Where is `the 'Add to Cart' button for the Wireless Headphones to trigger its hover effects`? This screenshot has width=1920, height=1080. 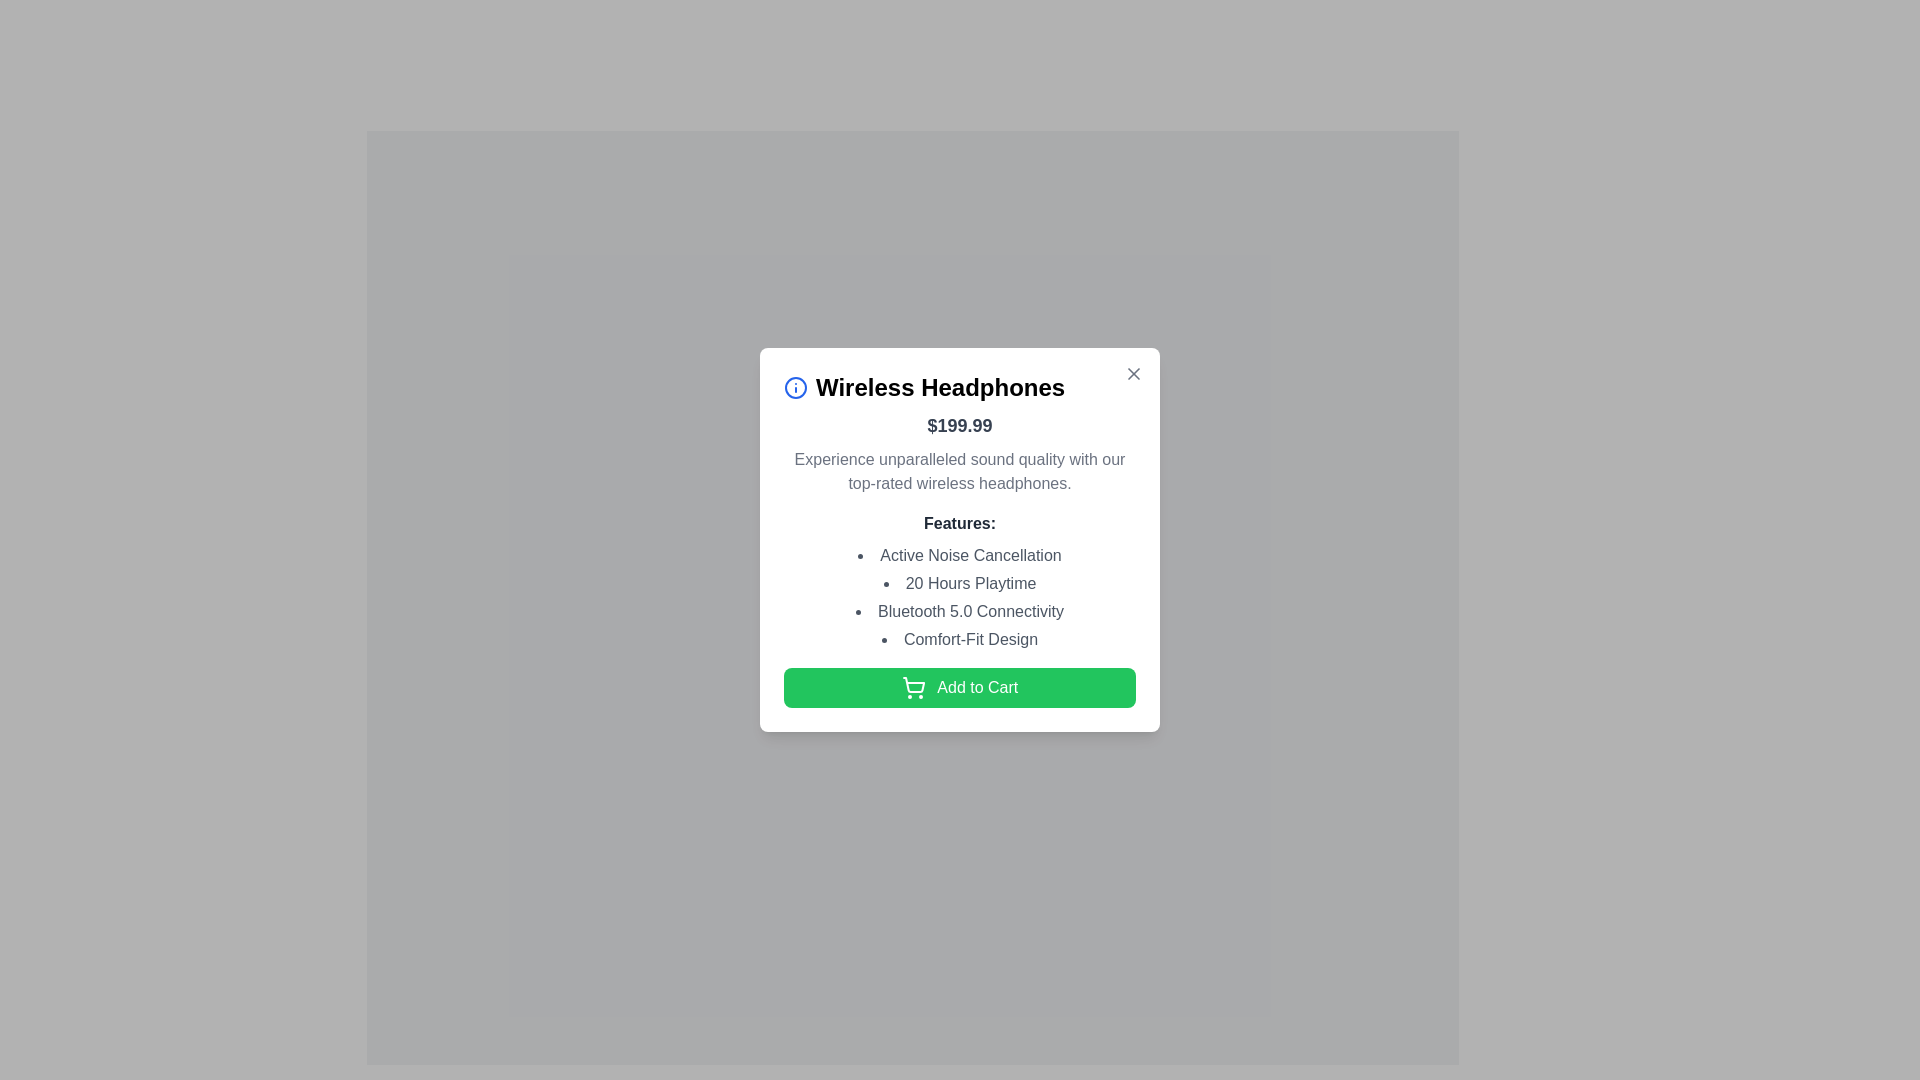
the 'Add to Cart' button for the Wireless Headphones to trigger its hover effects is located at coordinates (960, 685).